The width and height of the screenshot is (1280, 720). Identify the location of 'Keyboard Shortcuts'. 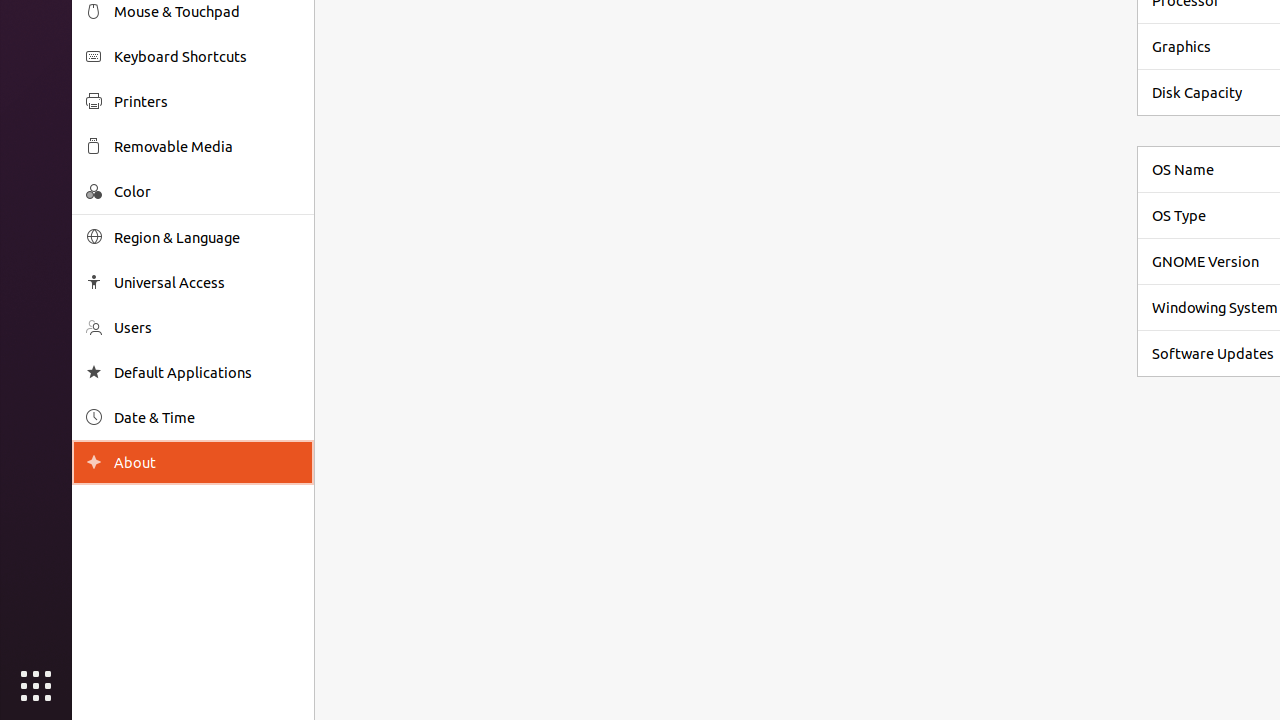
(206, 55).